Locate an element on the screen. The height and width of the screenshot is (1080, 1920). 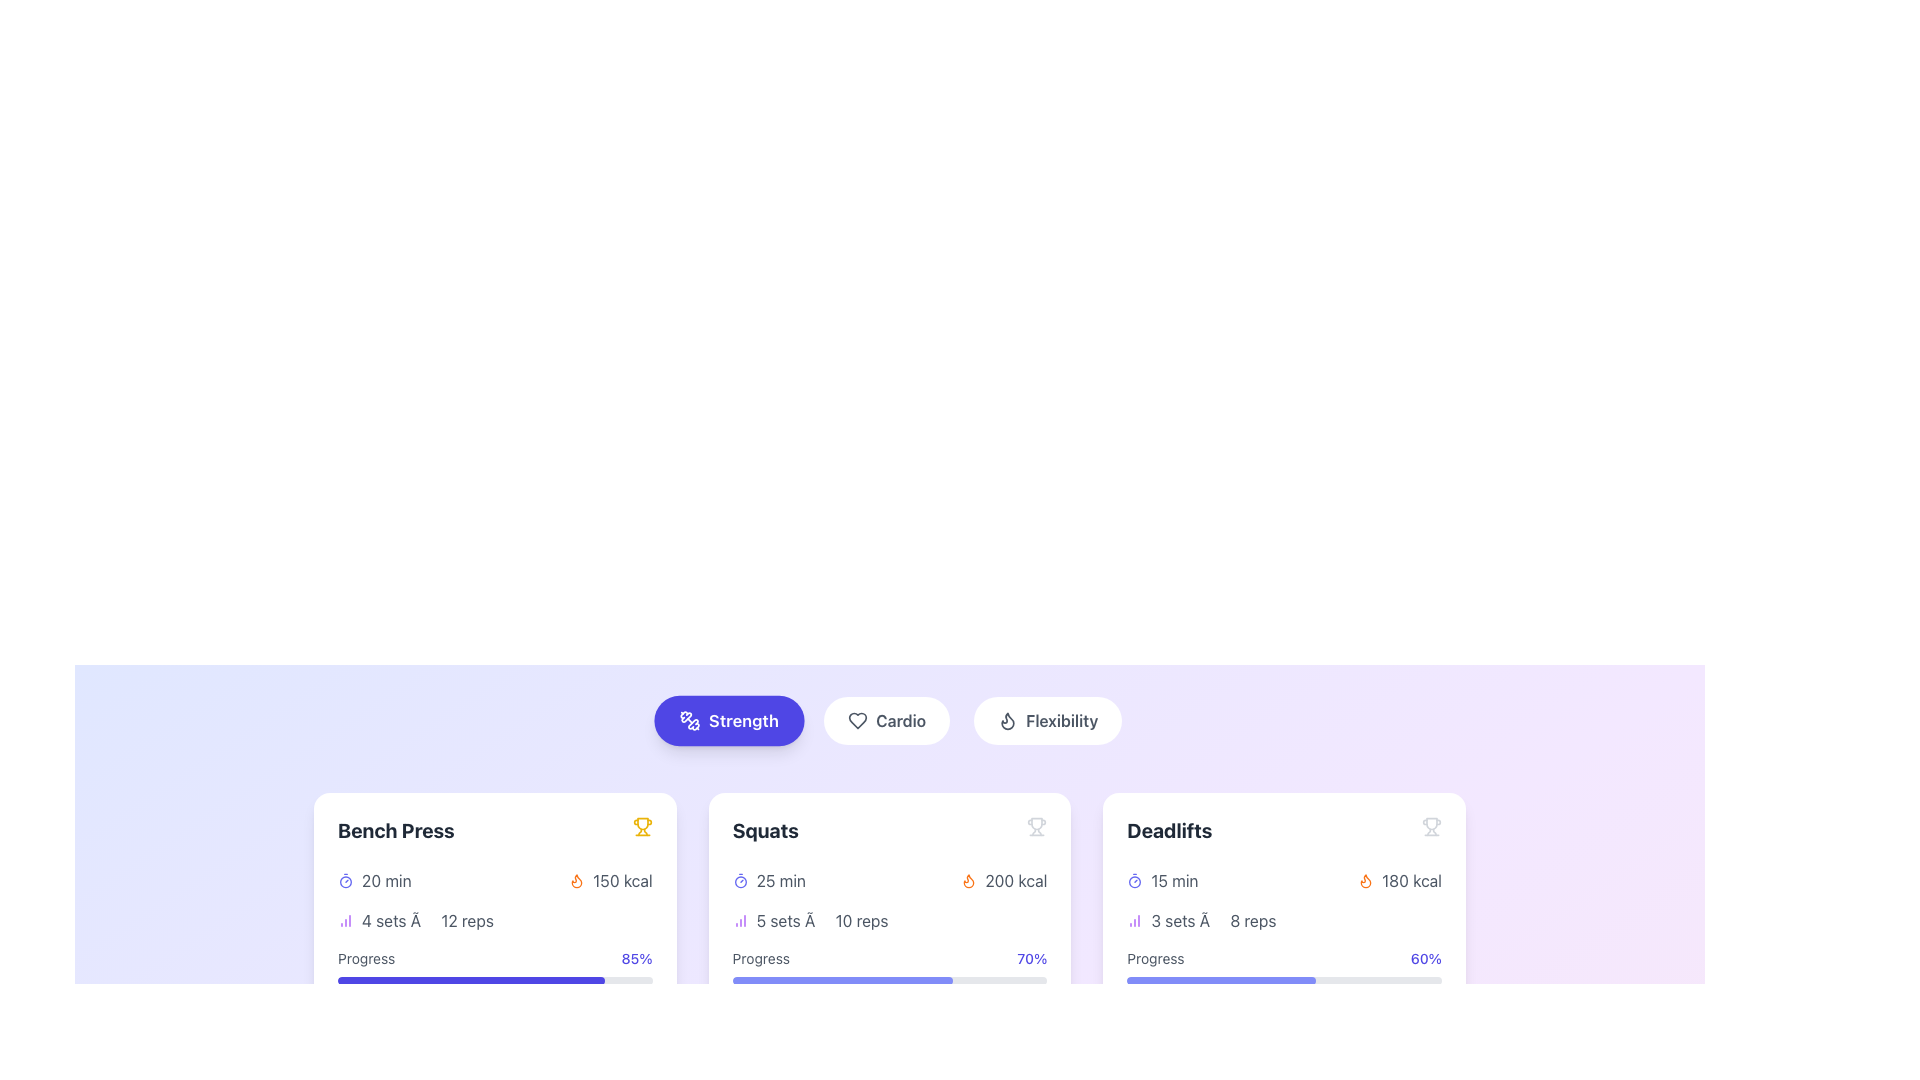
the progress level indicated by the horizontal progress bar labeled 'Progress' in the 'Squats' section, which shows a blue segment at 70% of the total length is located at coordinates (842, 979).